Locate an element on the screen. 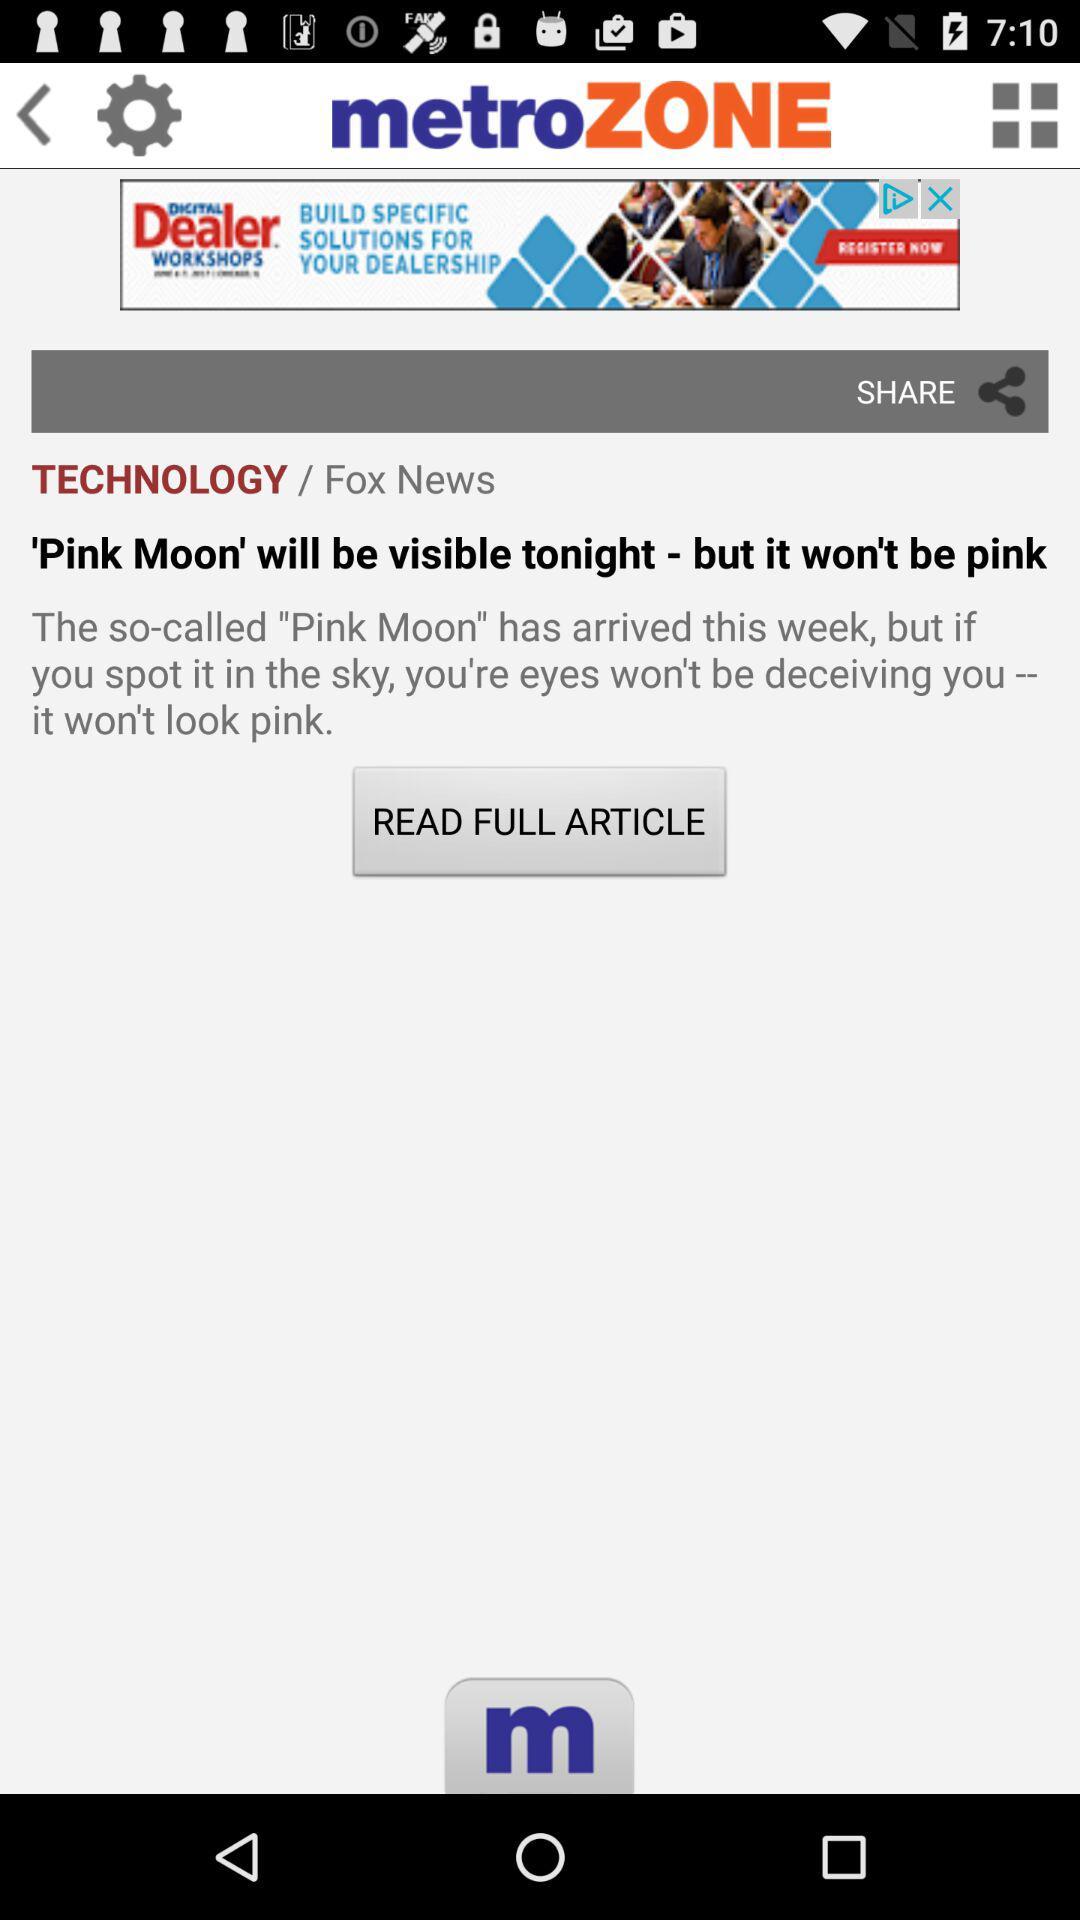 This screenshot has width=1080, height=1920. the settings icon is located at coordinates (138, 122).